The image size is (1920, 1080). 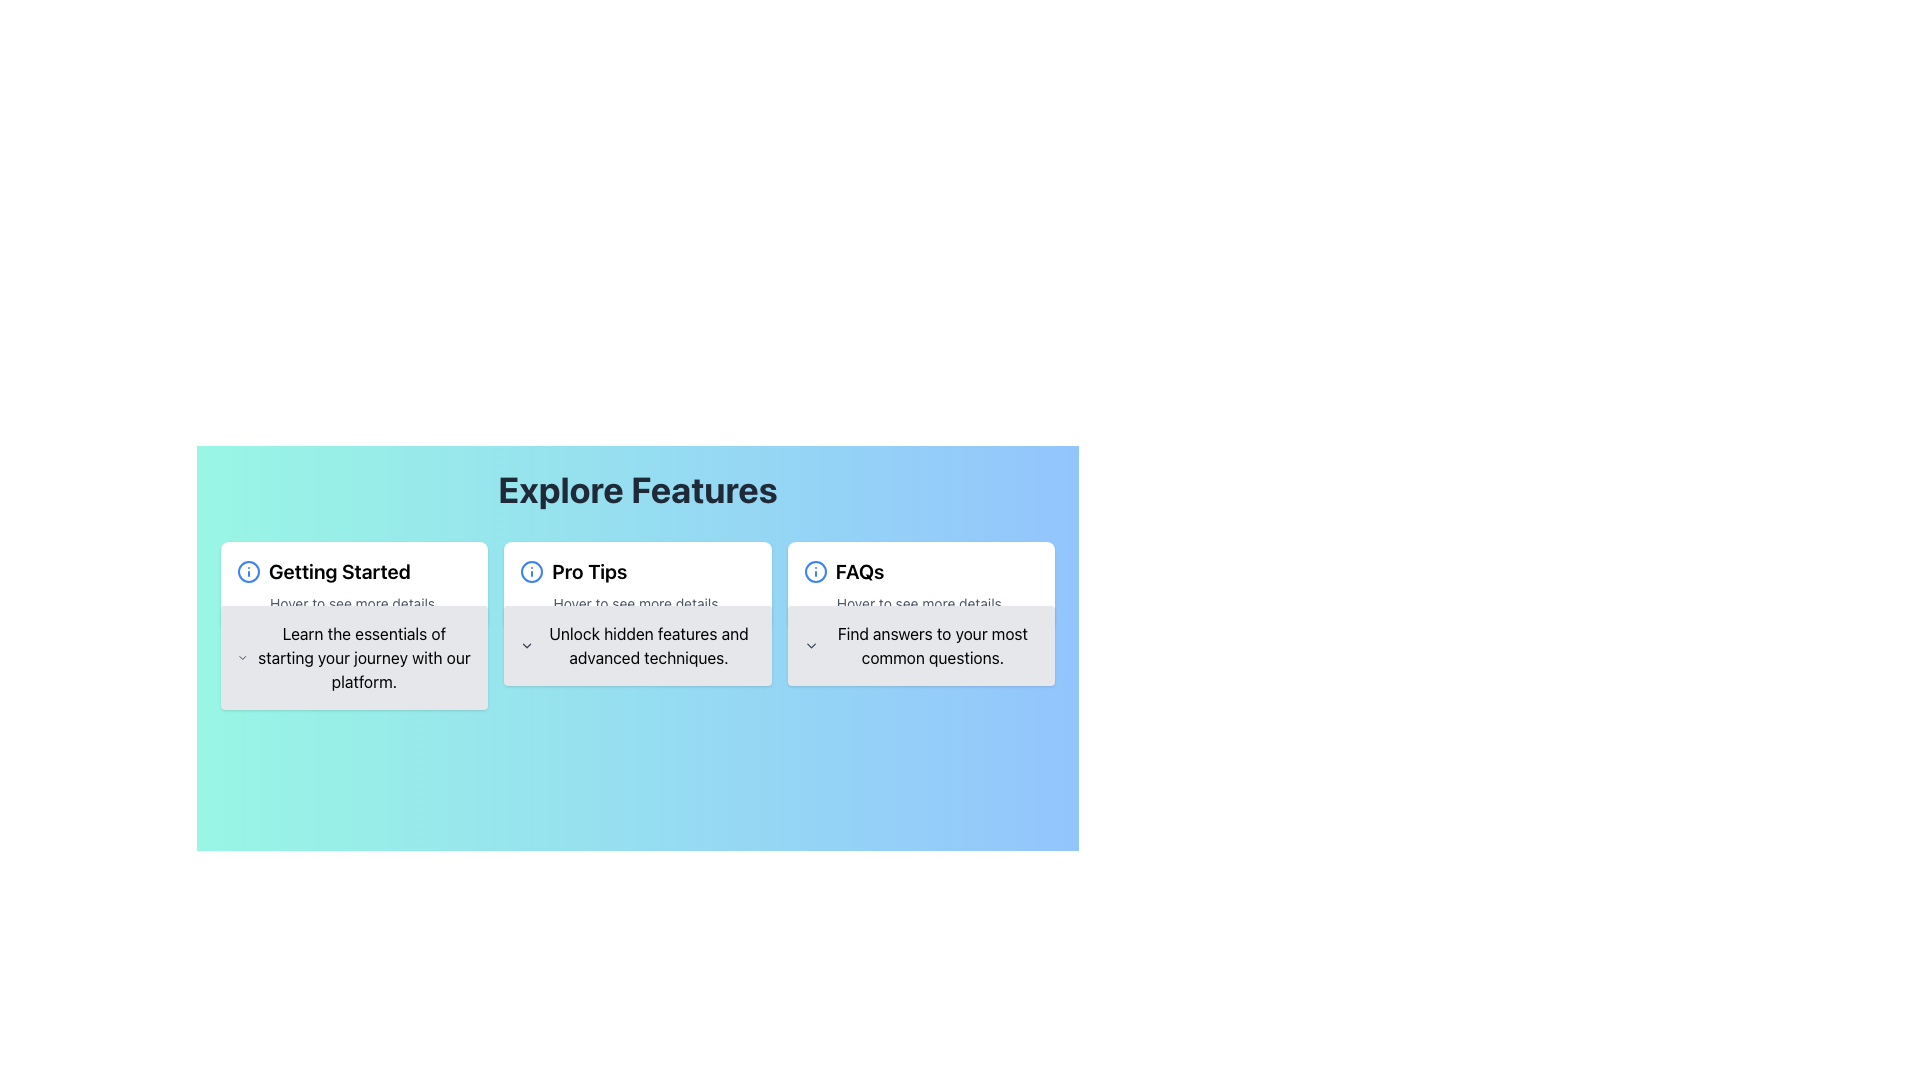 I want to click on the Information Card, which is the second card in the grid layout providing details about advanced techniques and features, so click(x=637, y=585).